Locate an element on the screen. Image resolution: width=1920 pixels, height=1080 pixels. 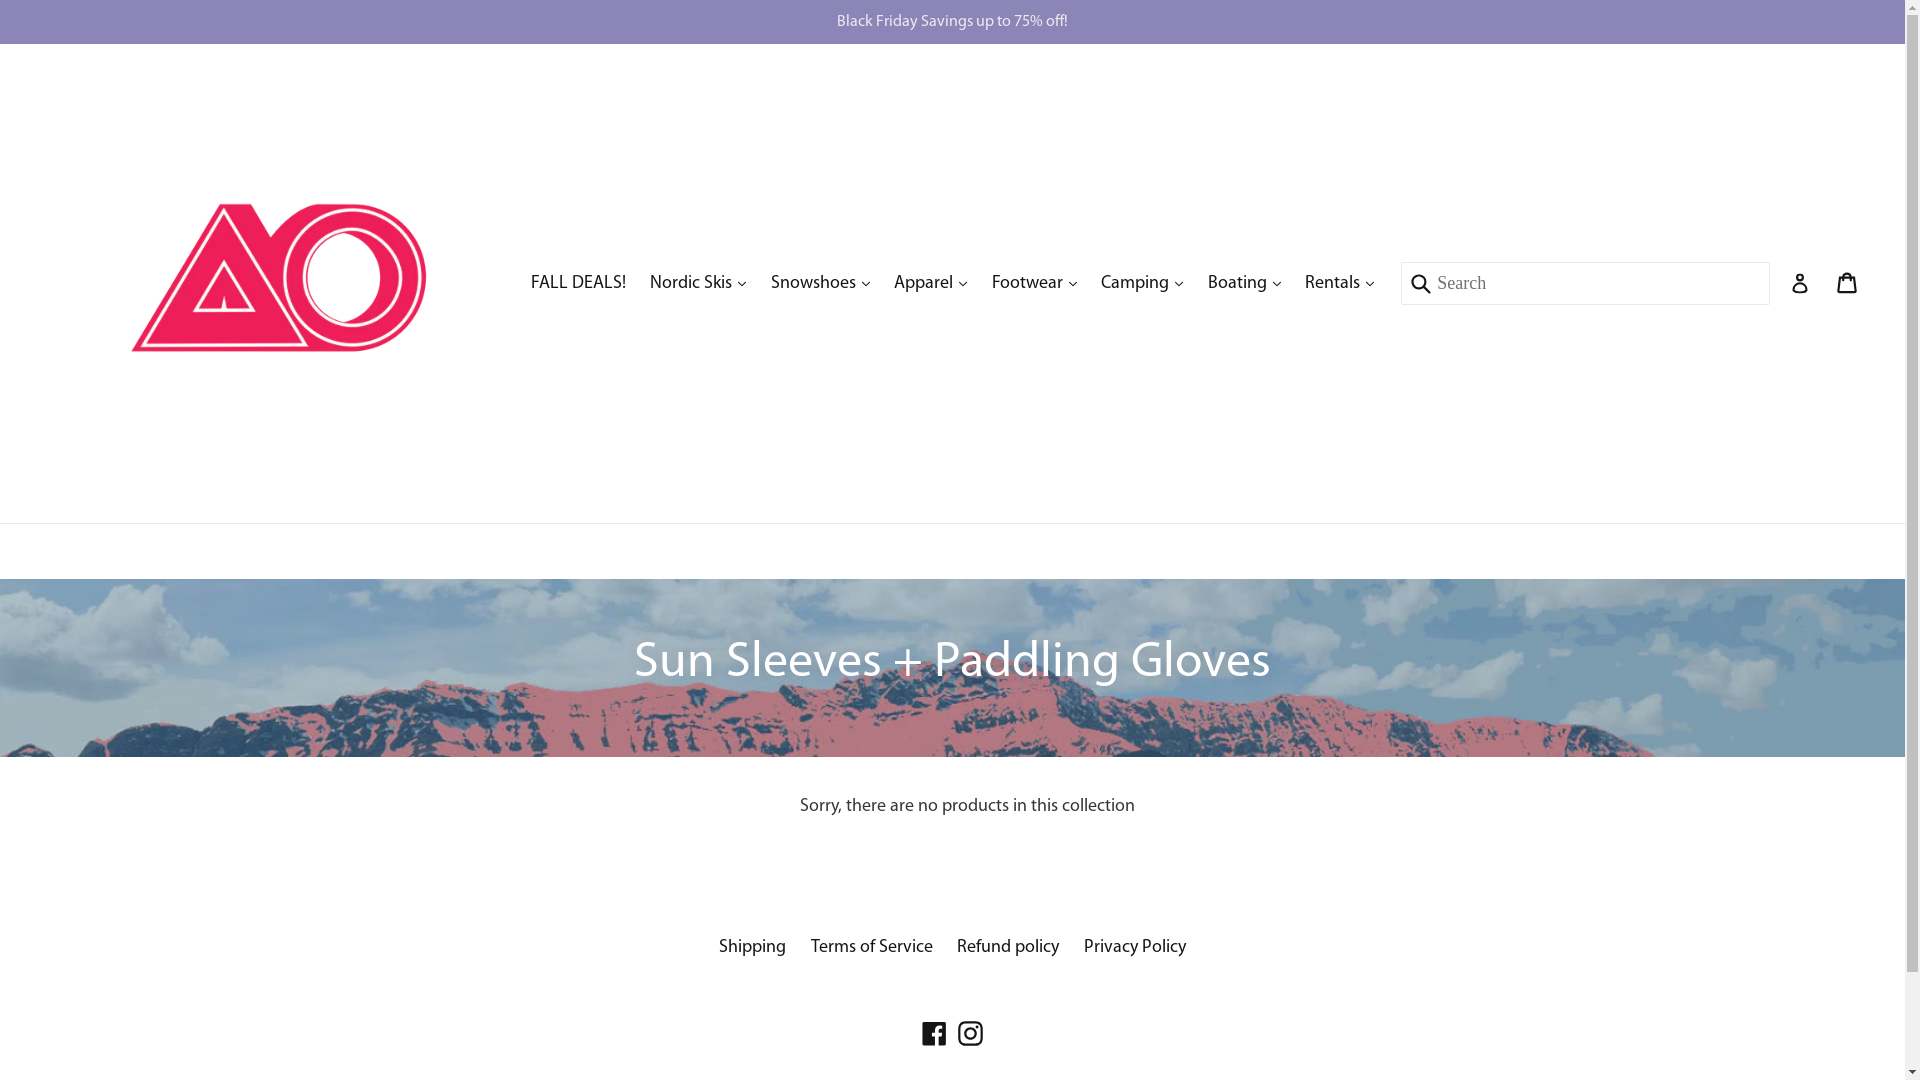
'Terms of Service' is located at coordinates (872, 946).